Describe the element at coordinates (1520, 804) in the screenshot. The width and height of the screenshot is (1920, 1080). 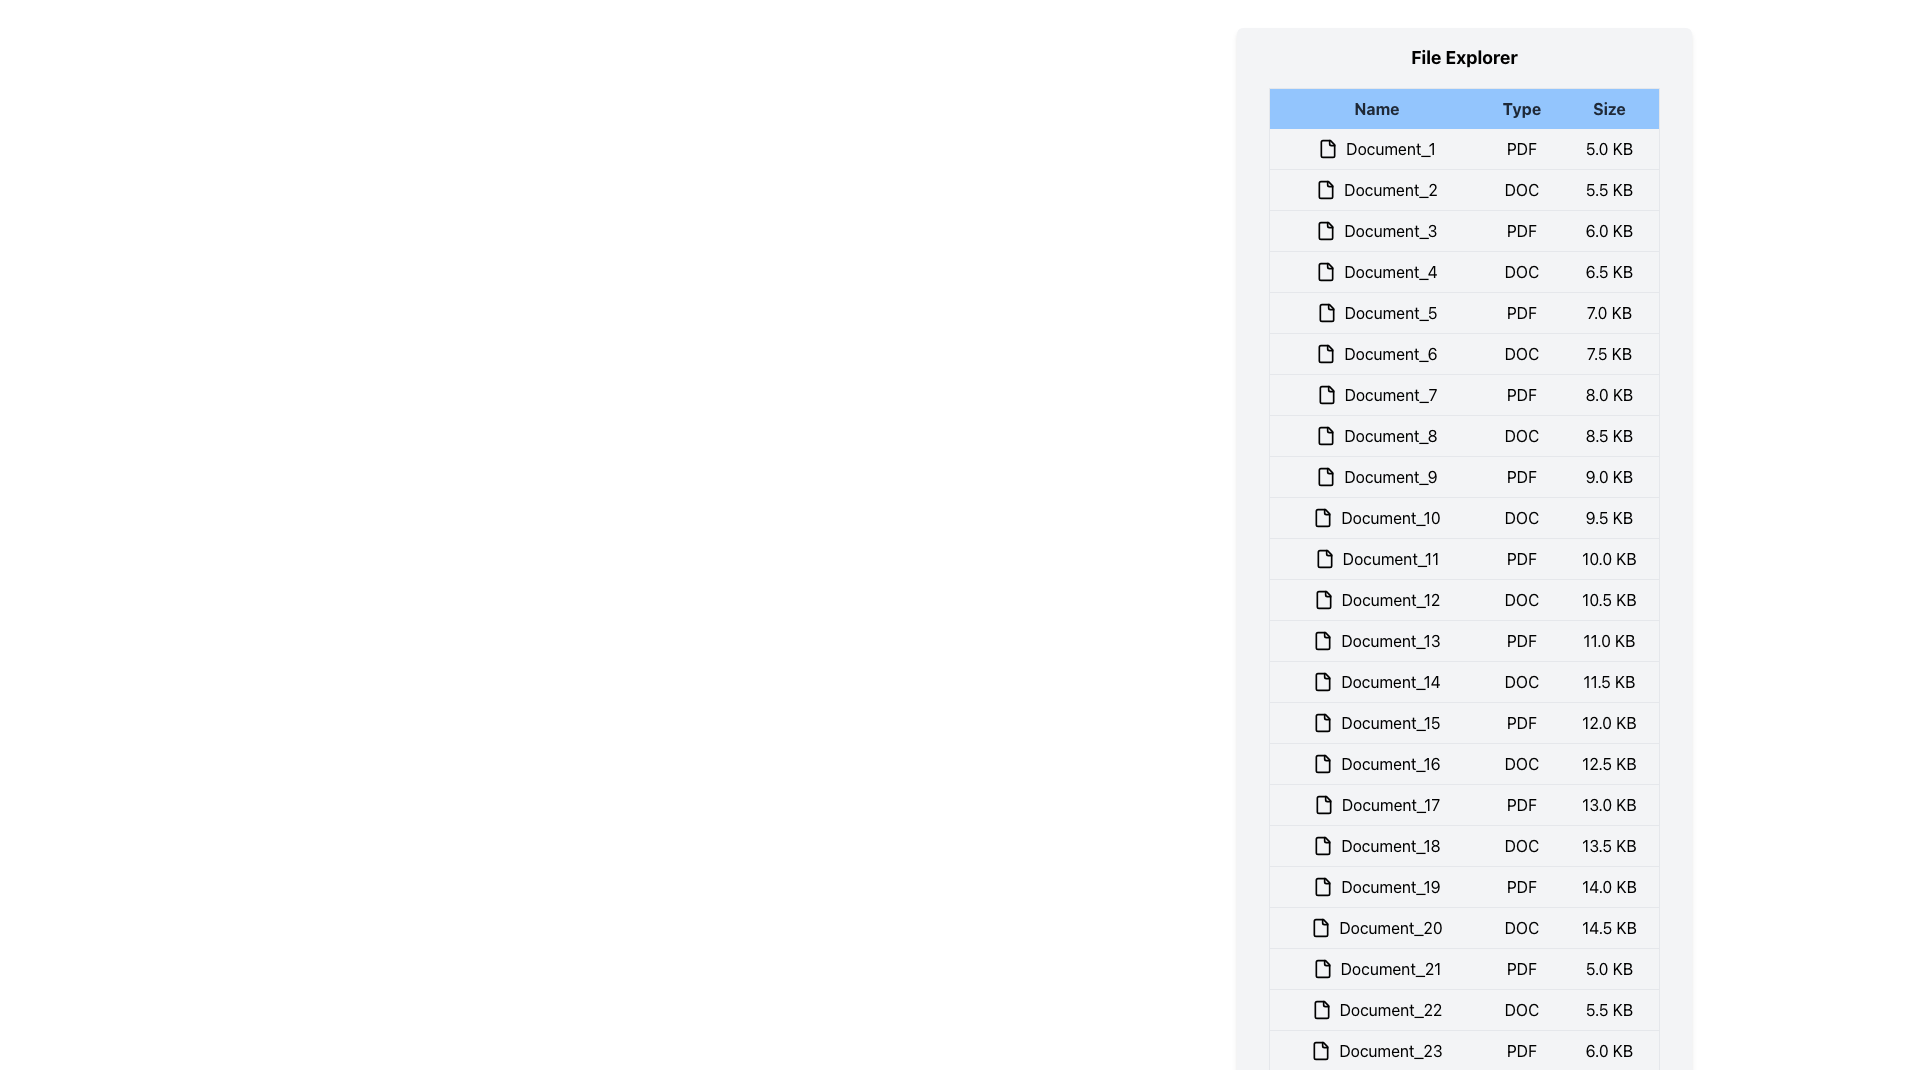
I see `the text label displaying 'PDF' that is part of the row for 'Document_17' in the 'Type' column of the file explorer table` at that location.